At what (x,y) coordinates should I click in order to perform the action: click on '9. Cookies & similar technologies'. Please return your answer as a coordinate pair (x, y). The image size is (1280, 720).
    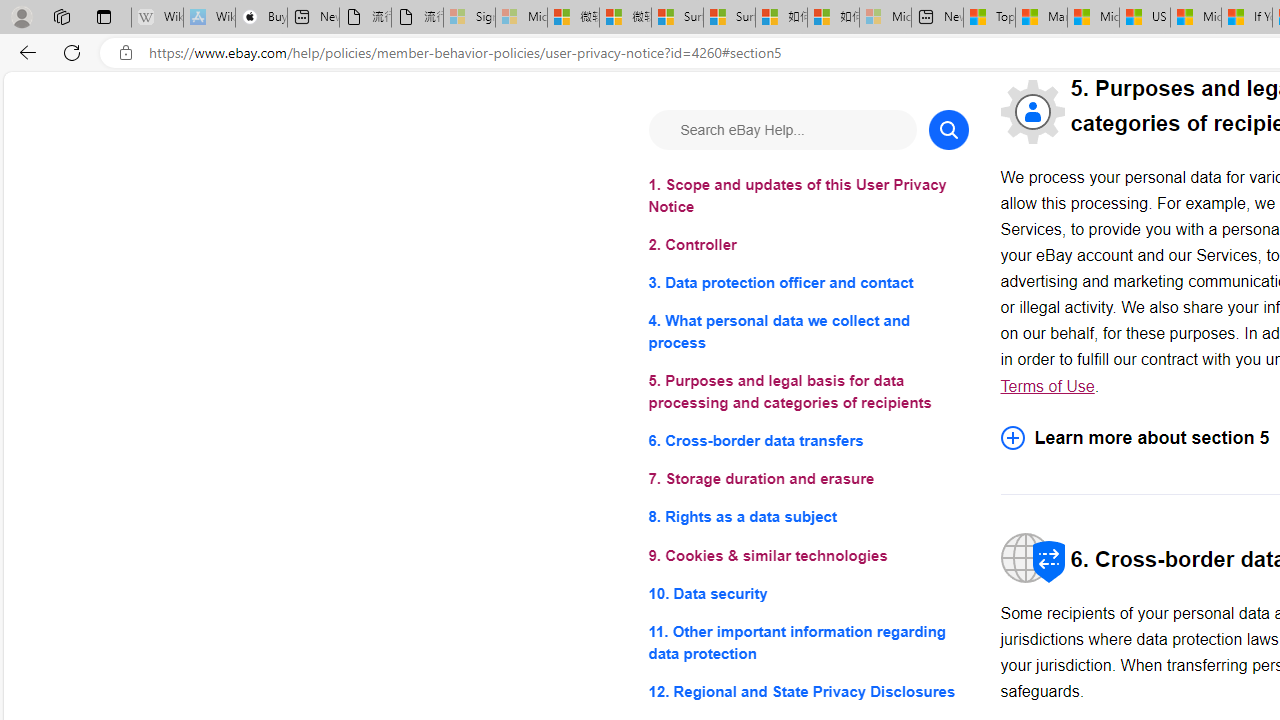
    Looking at the image, I should click on (808, 555).